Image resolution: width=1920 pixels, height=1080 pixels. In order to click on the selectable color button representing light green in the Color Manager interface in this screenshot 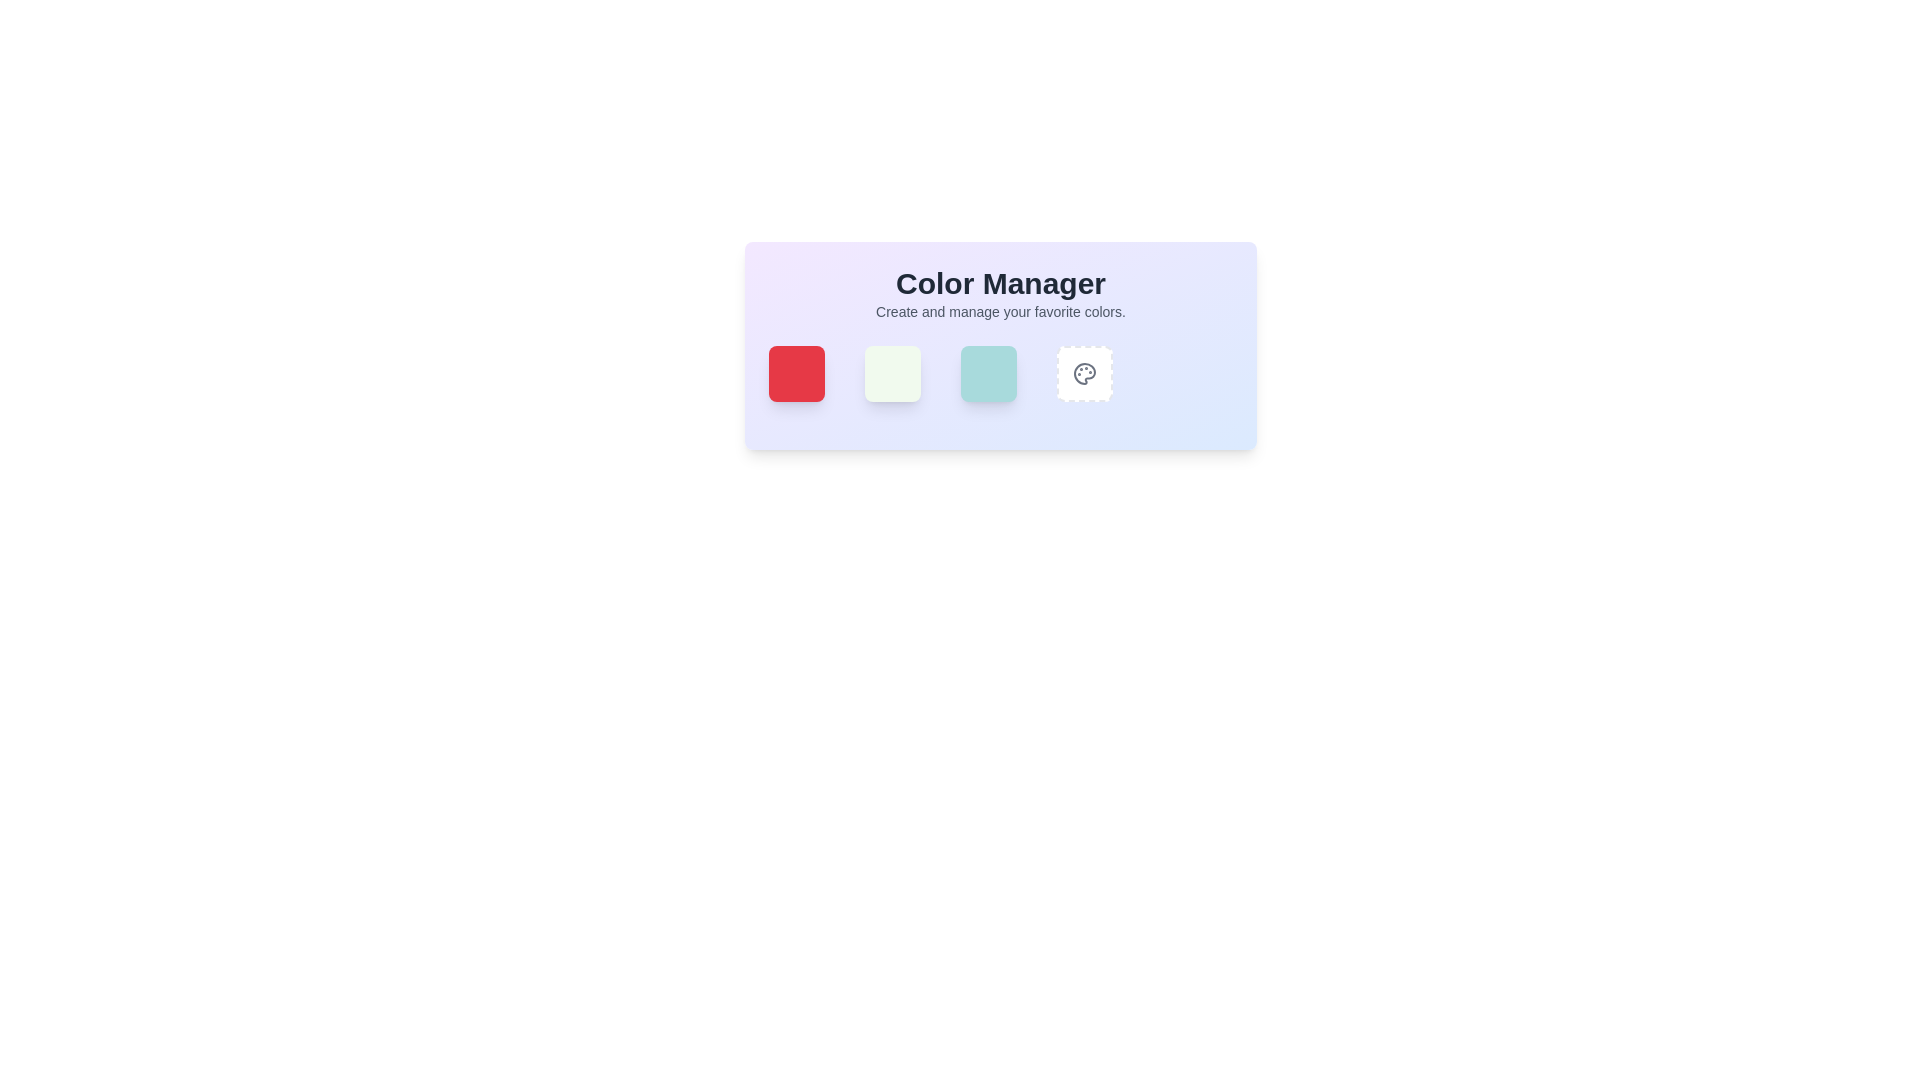, I will do `click(891, 374)`.